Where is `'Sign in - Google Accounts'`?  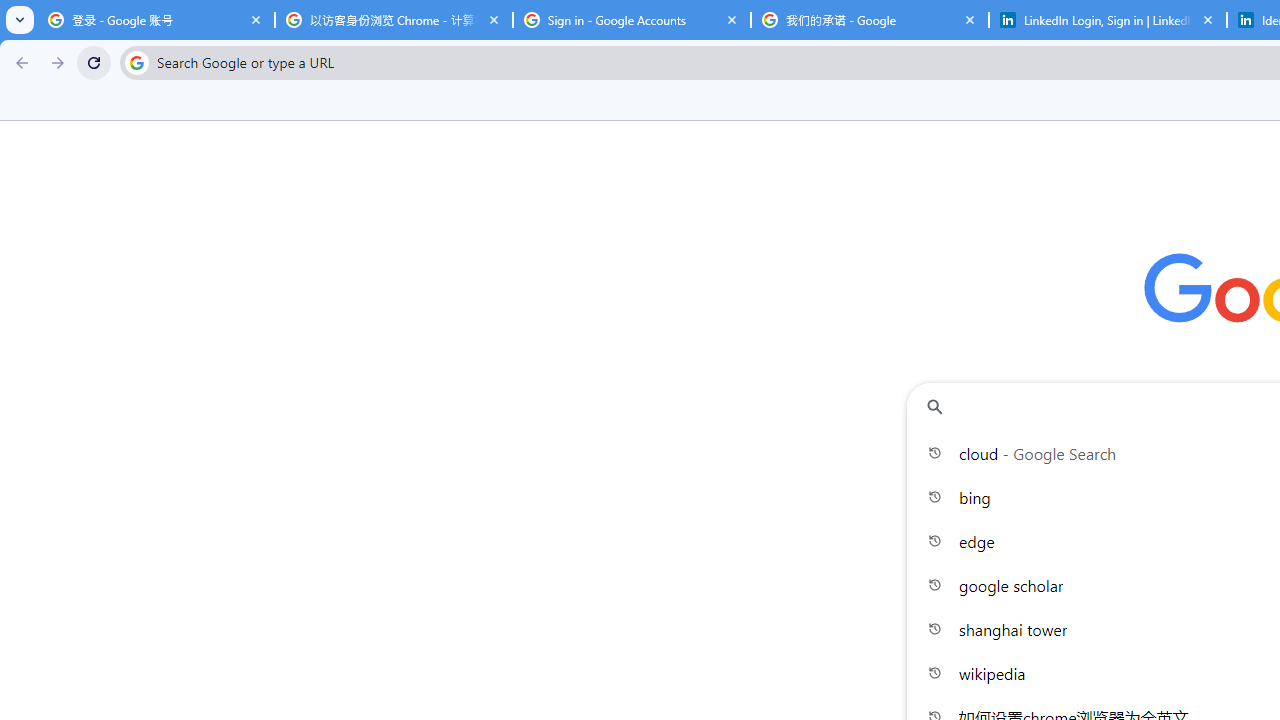 'Sign in - Google Accounts' is located at coordinates (631, 20).